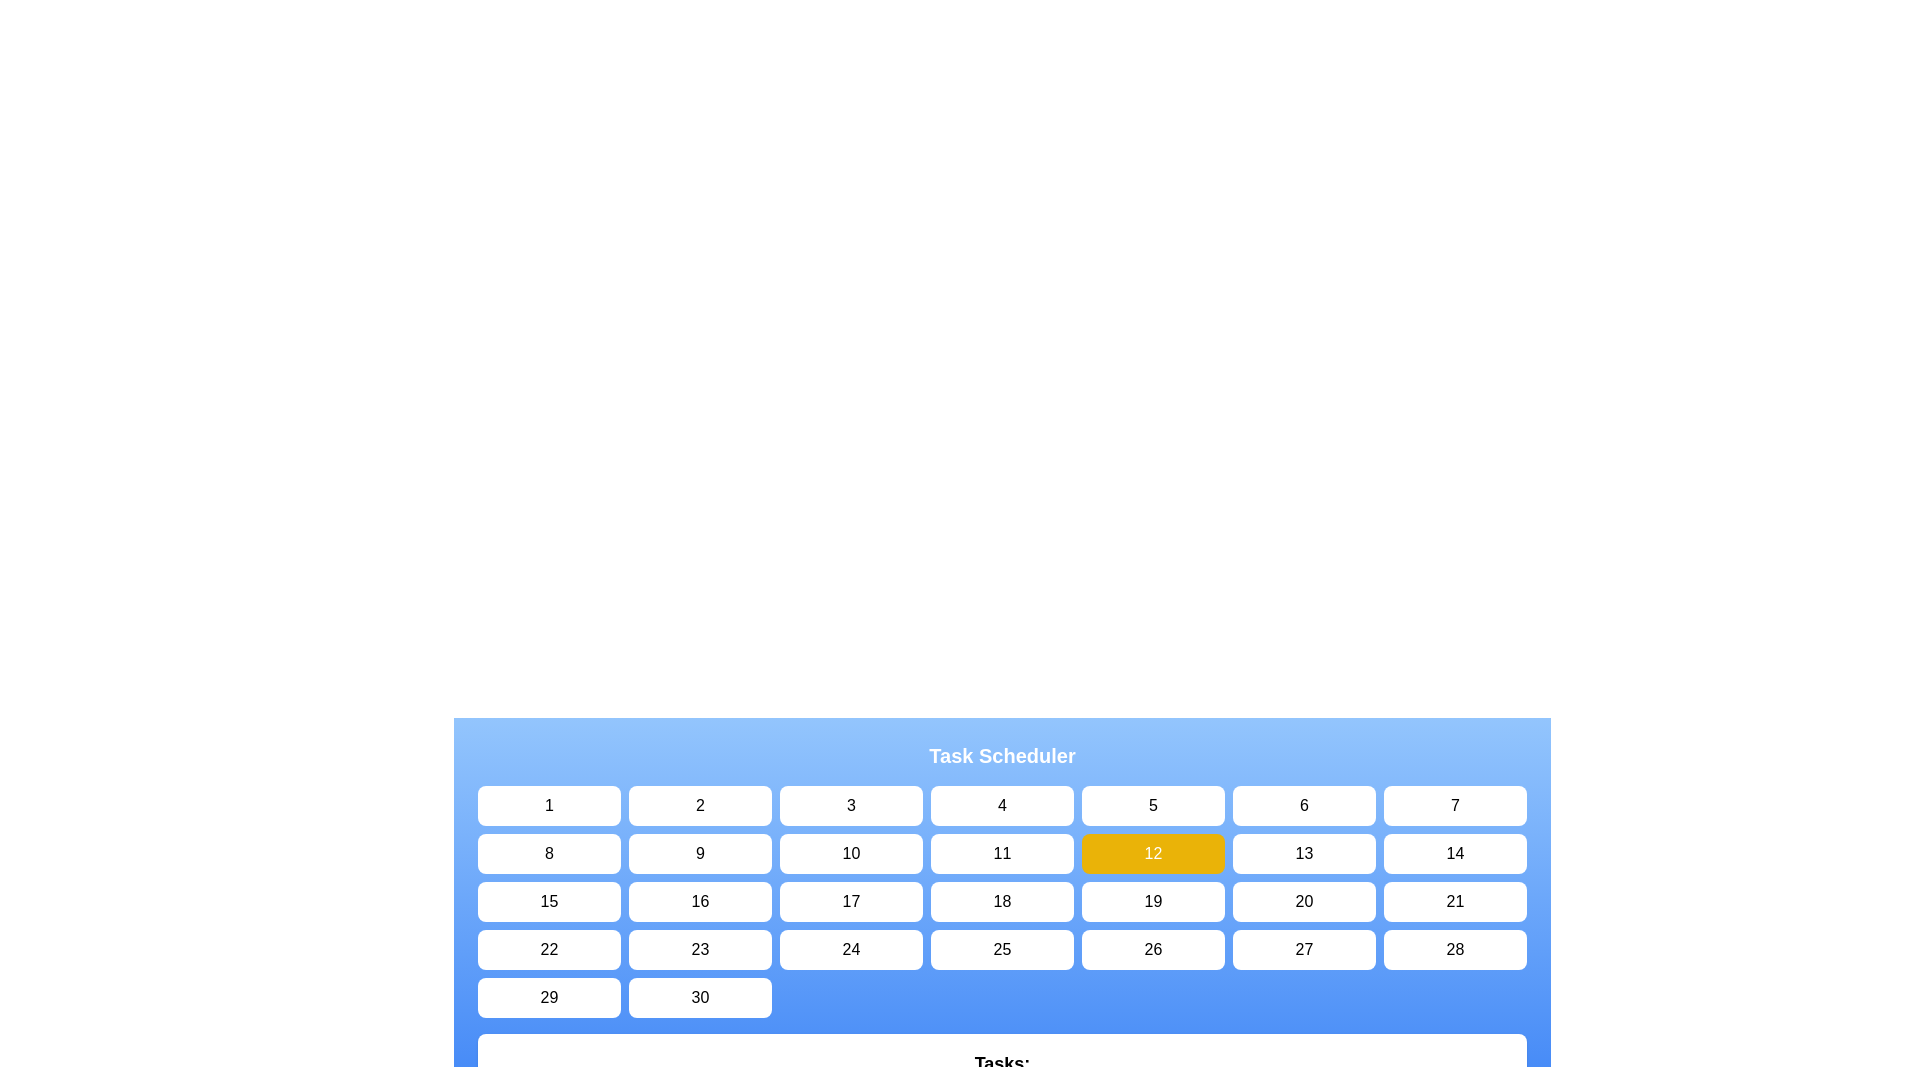  Describe the element at coordinates (1455, 948) in the screenshot. I see `the button that interacts with the value '28', located` at that location.